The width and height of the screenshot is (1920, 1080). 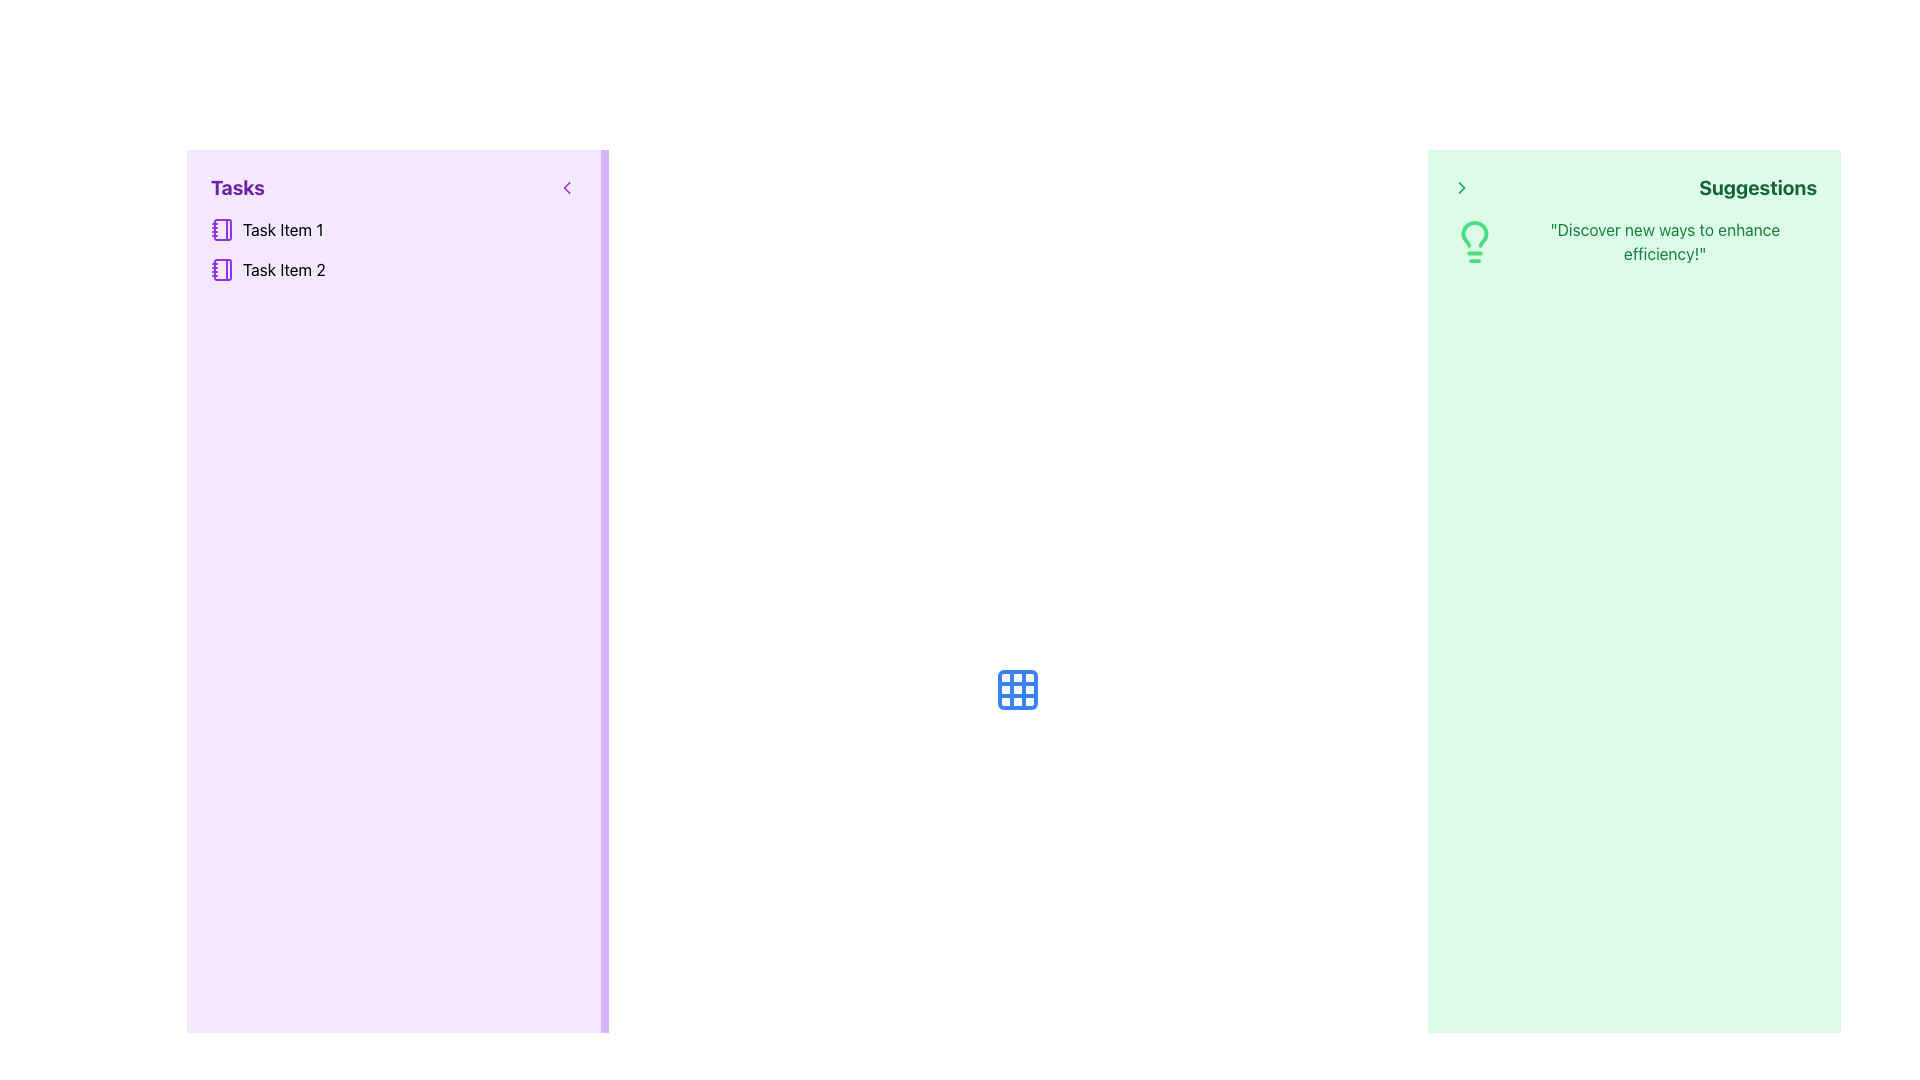 What do you see at coordinates (565, 188) in the screenshot?
I see `the leftward-facing chevron icon styled in purple, located at the top-right corner of the 'Tasks' section in the left panel` at bounding box center [565, 188].